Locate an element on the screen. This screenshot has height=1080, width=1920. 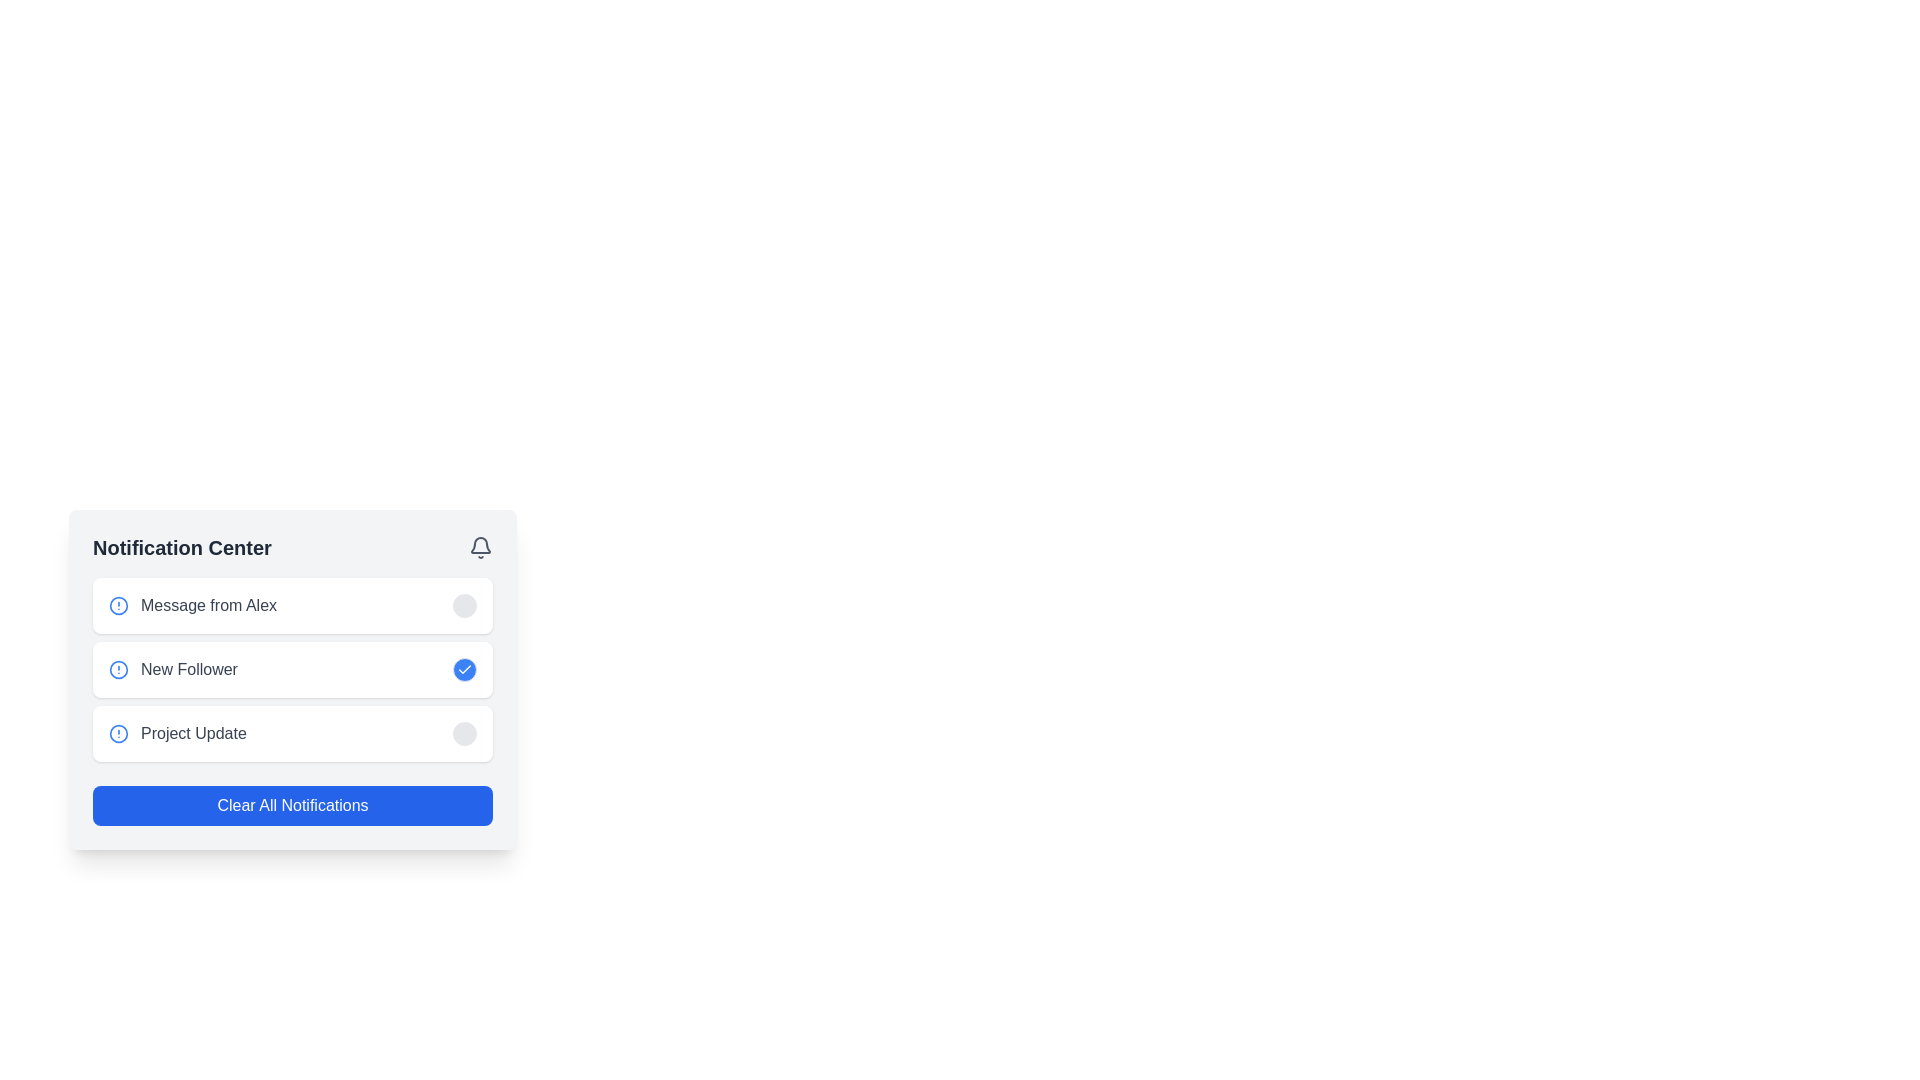
the 'Project Update' text label adjacent is located at coordinates (177, 733).